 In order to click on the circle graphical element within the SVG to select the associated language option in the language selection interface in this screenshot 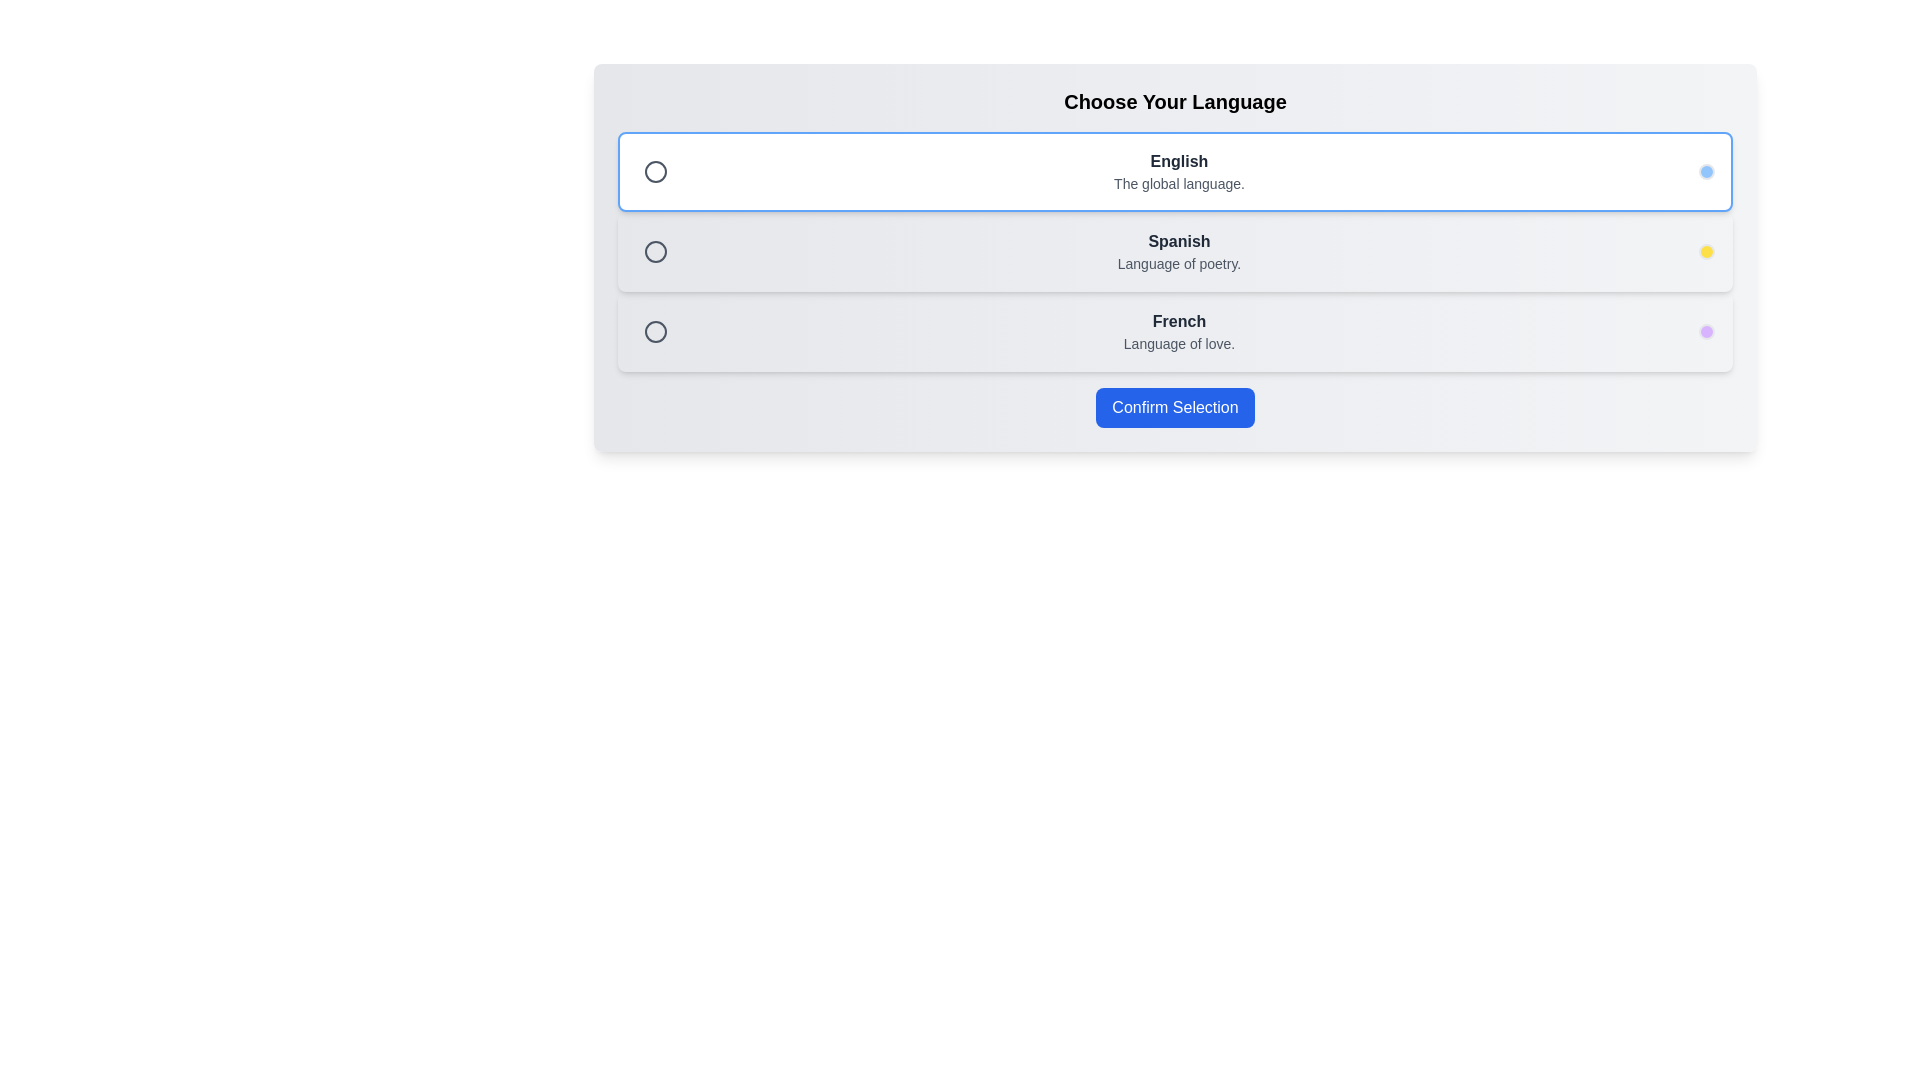, I will do `click(656, 171)`.